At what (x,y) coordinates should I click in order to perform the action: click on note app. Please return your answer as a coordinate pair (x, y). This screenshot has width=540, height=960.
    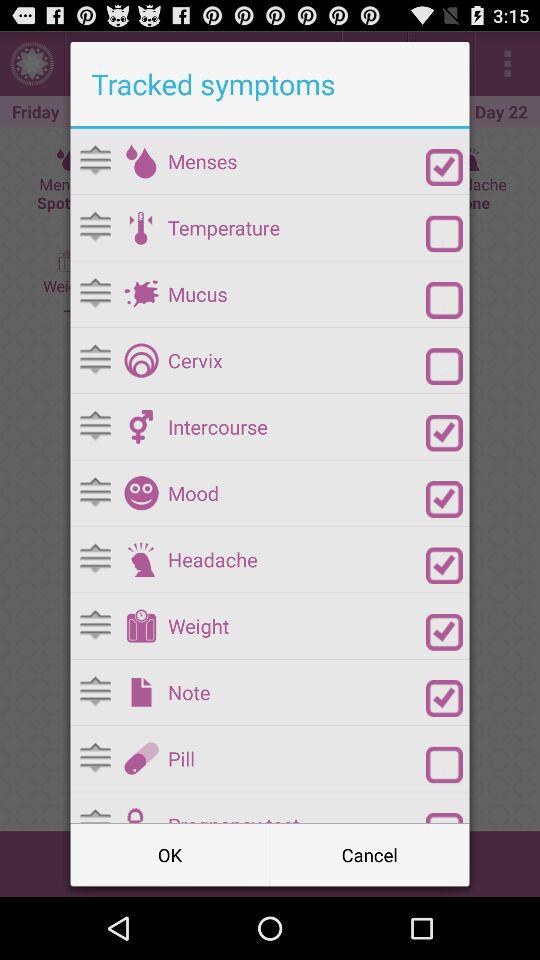
    Looking at the image, I should click on (296, 692).